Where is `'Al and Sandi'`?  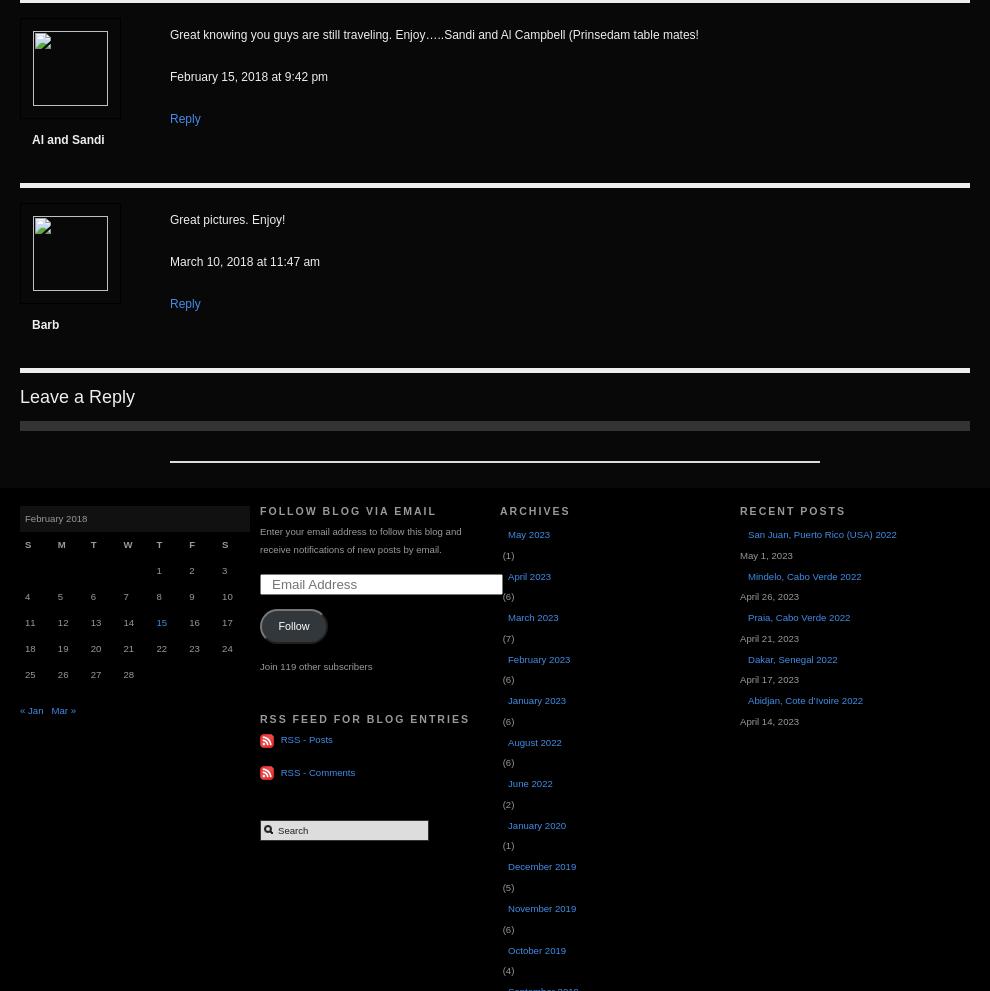
'Al and Sandi' is located at coordinates (68, 140).